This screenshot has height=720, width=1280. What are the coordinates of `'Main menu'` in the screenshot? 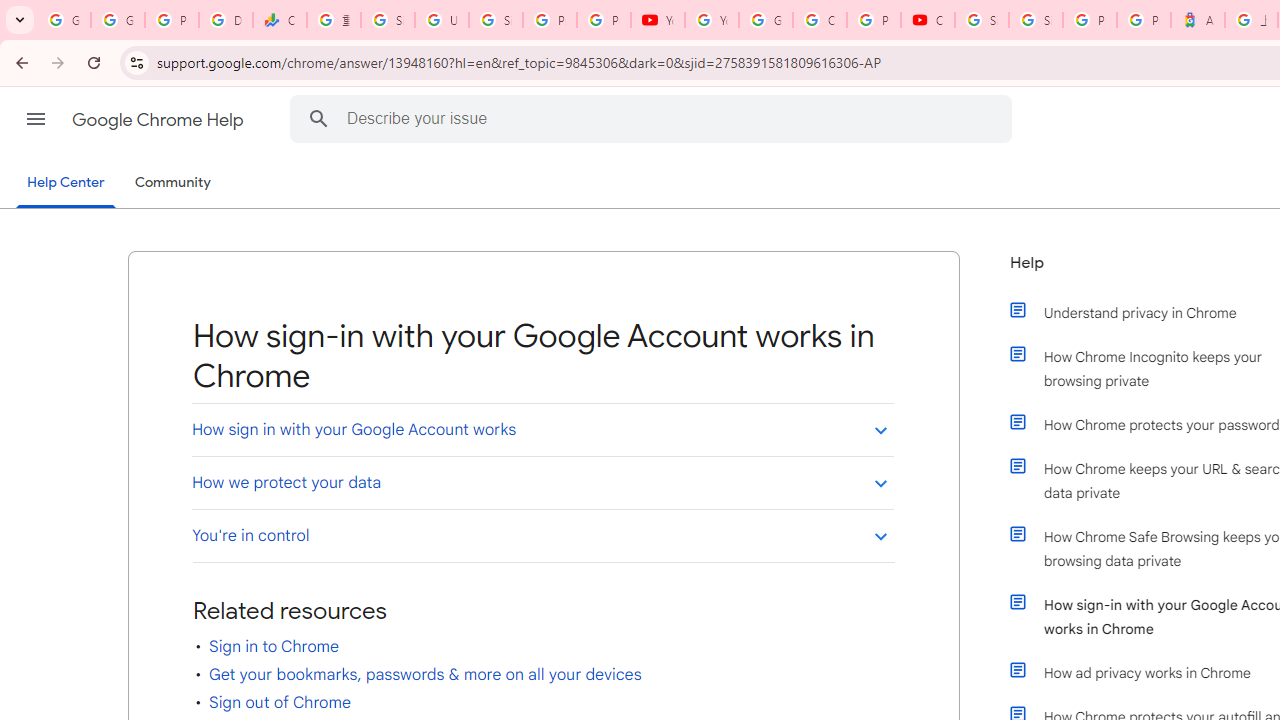 It's located at (35, 119).